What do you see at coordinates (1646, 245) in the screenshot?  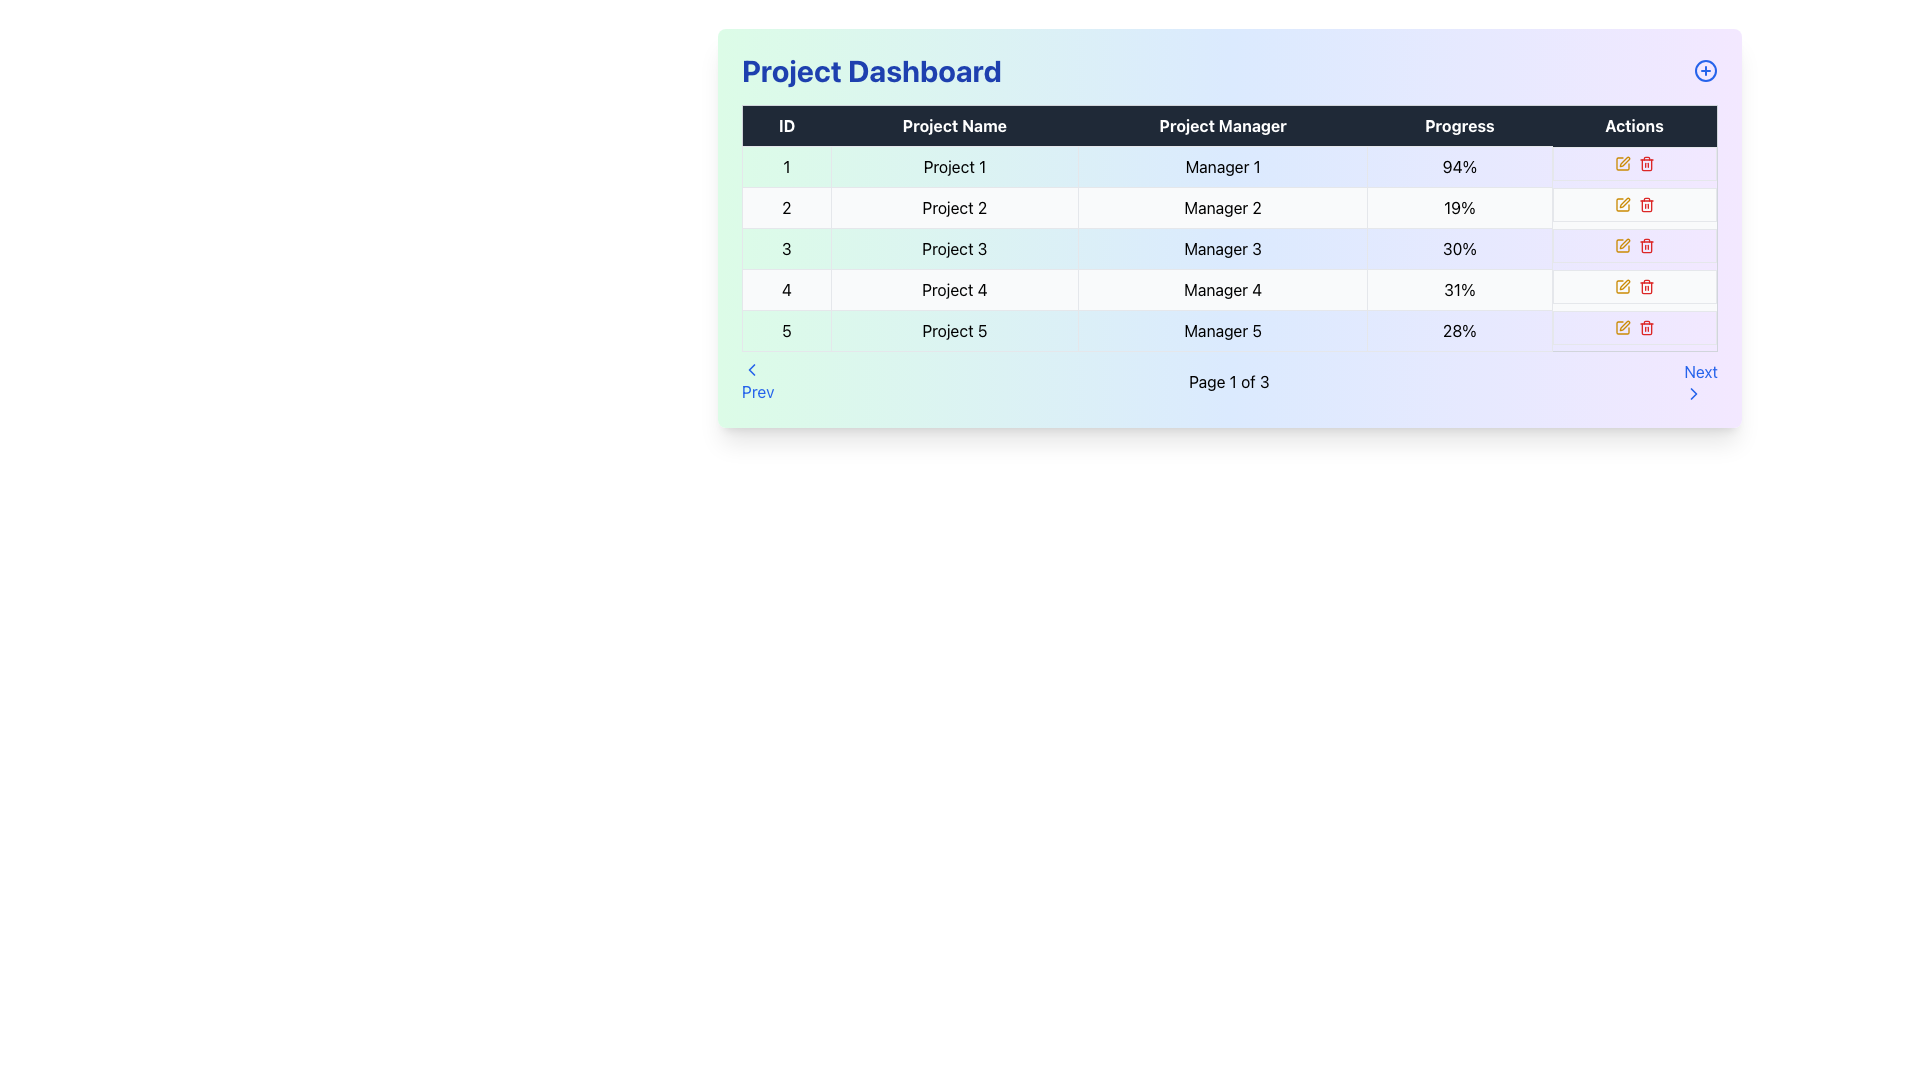 I see `the trash bin icon button in the 'Actions' column for 'Project 3'` at bounding box center [1646, 245].